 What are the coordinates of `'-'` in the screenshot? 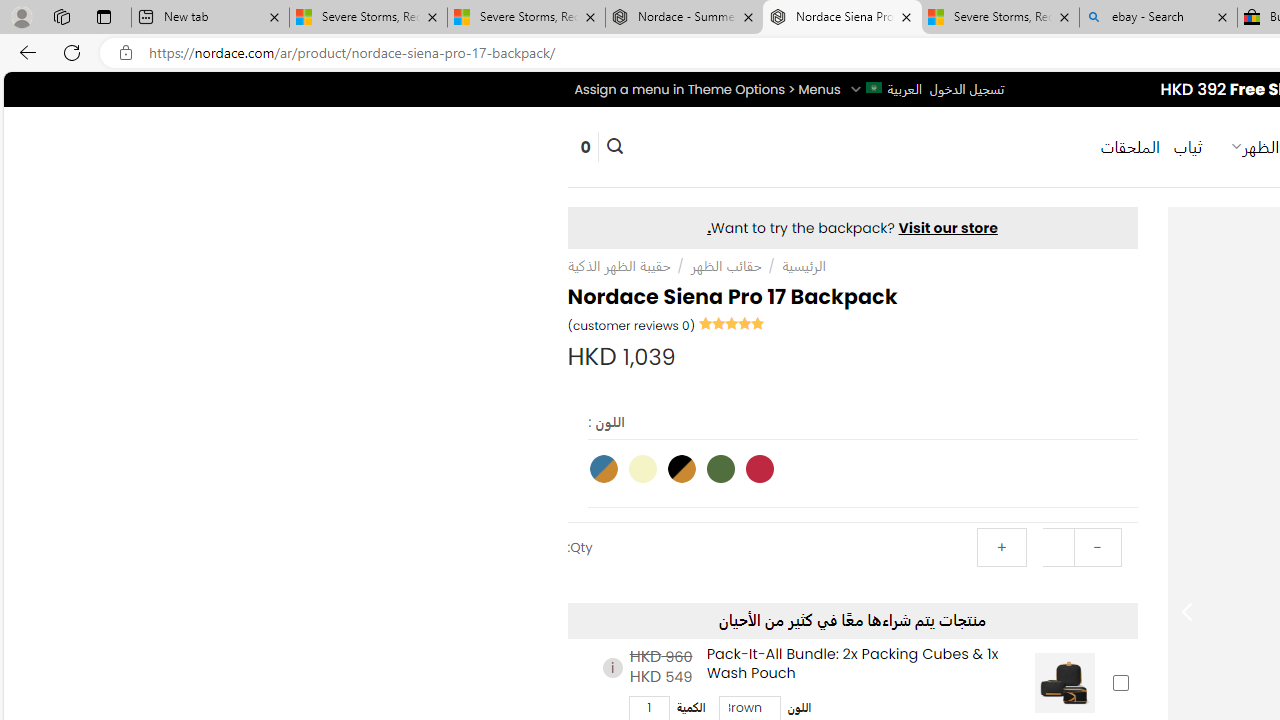 It's located at (1096, 547).